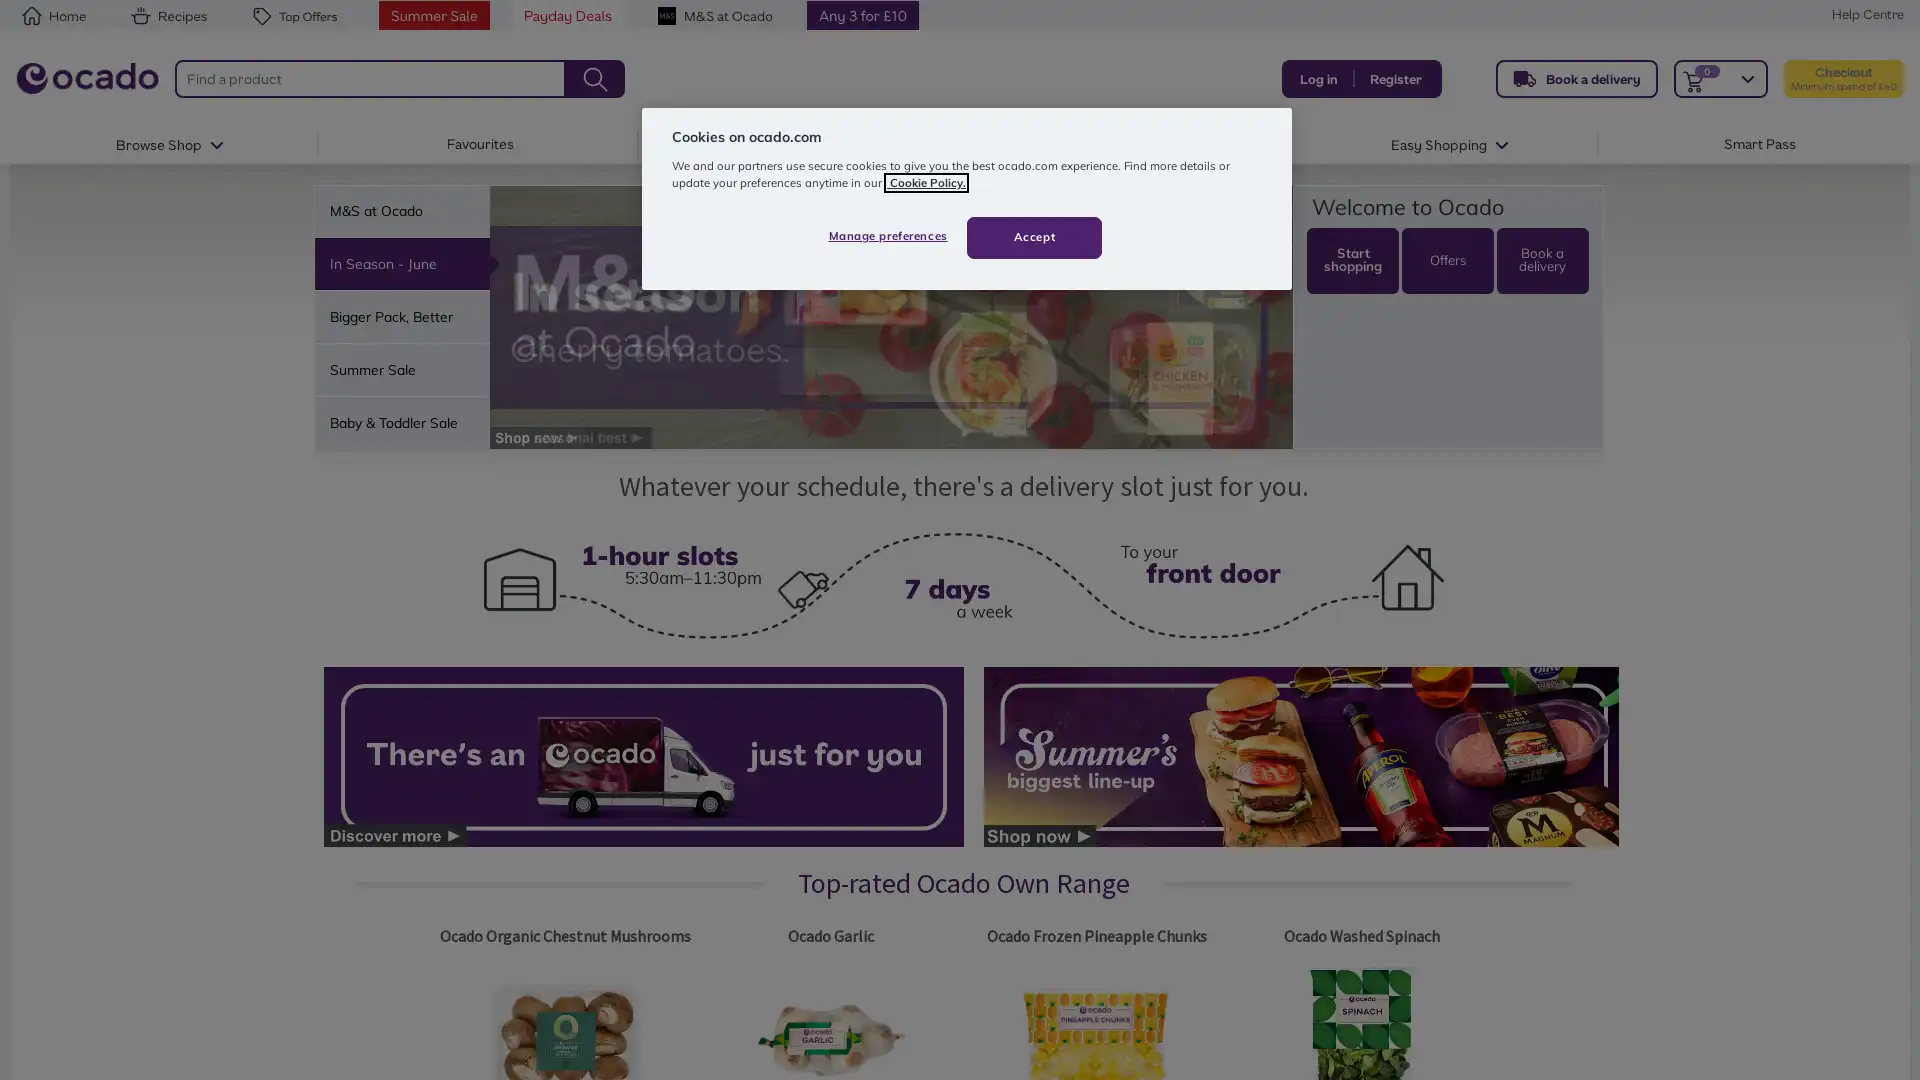  I want to click on Manage preferences, so click(886, 234).